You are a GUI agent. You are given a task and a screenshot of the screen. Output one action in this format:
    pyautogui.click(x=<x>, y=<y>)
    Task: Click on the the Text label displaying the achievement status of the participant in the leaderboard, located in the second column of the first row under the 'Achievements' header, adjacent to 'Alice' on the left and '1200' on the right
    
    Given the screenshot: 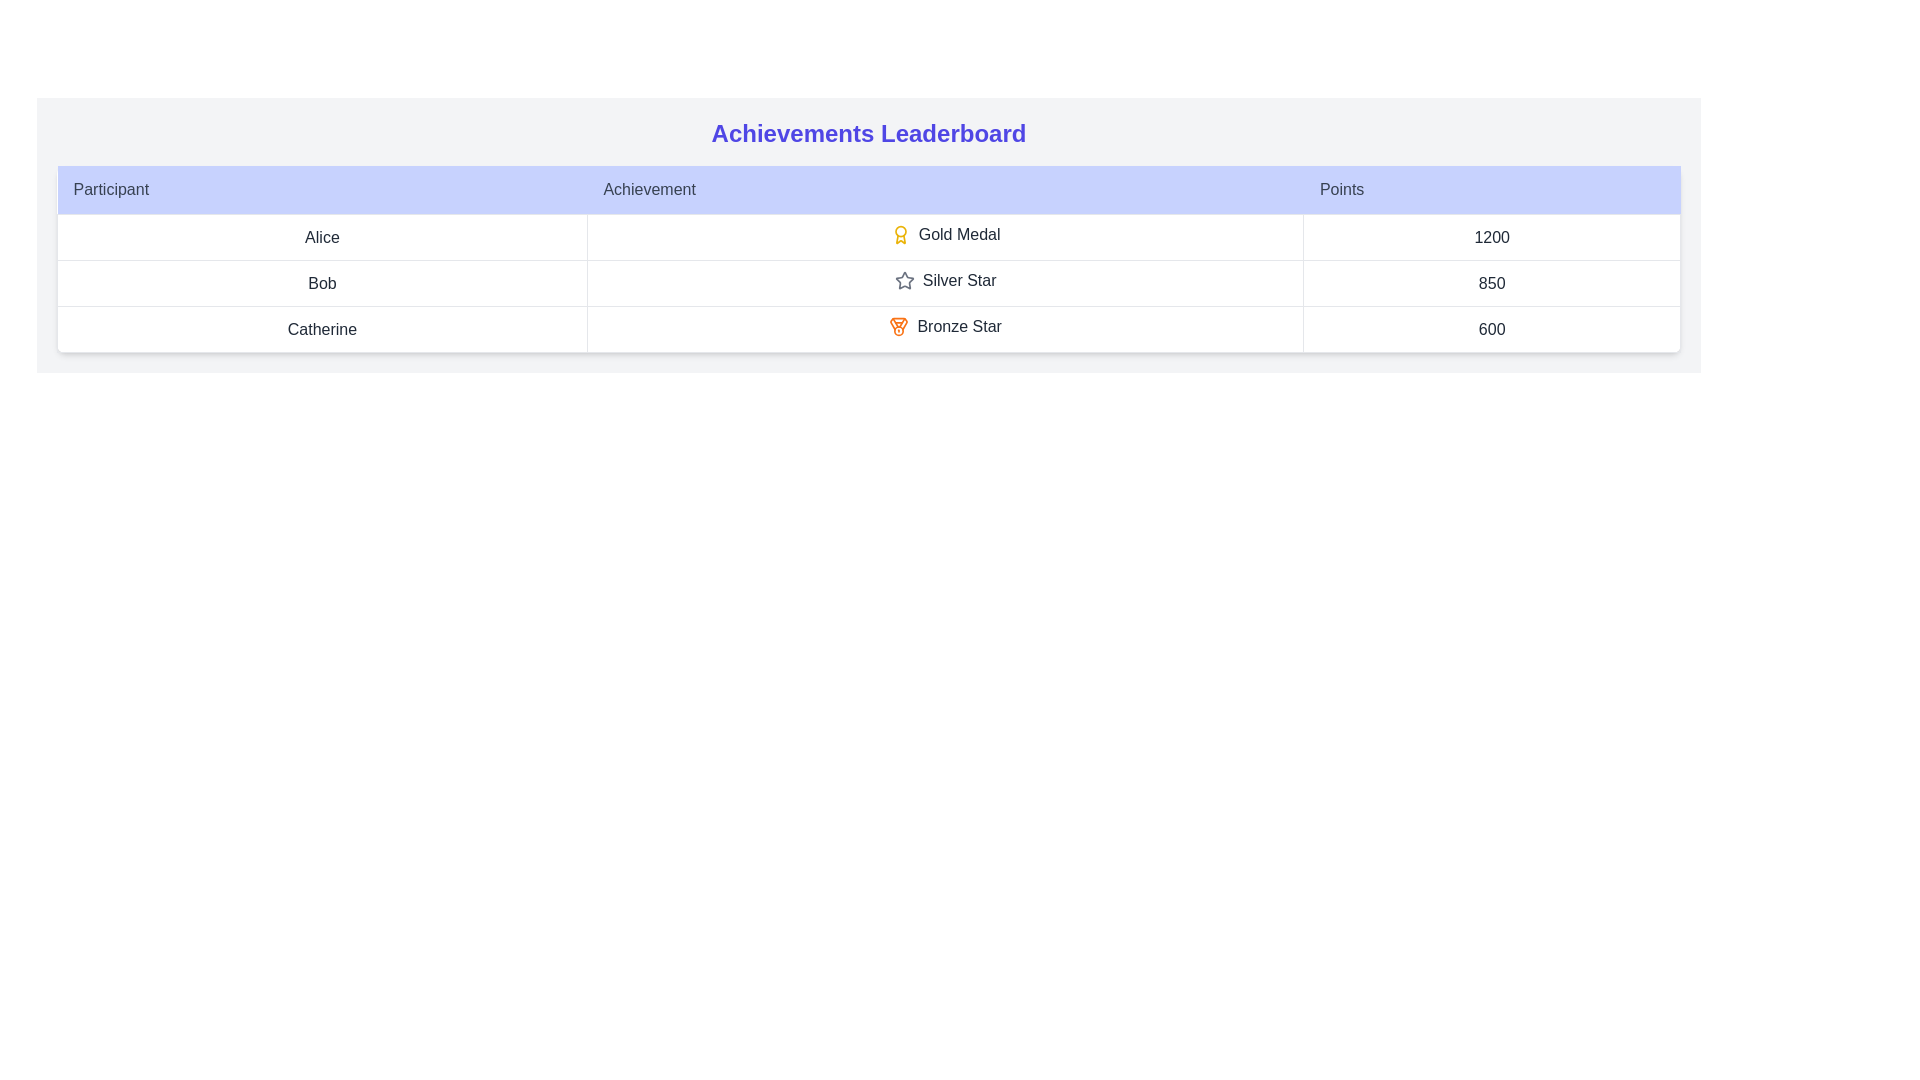 What is the action you would take?
    pyautogui.click(x=944, y=236)
    